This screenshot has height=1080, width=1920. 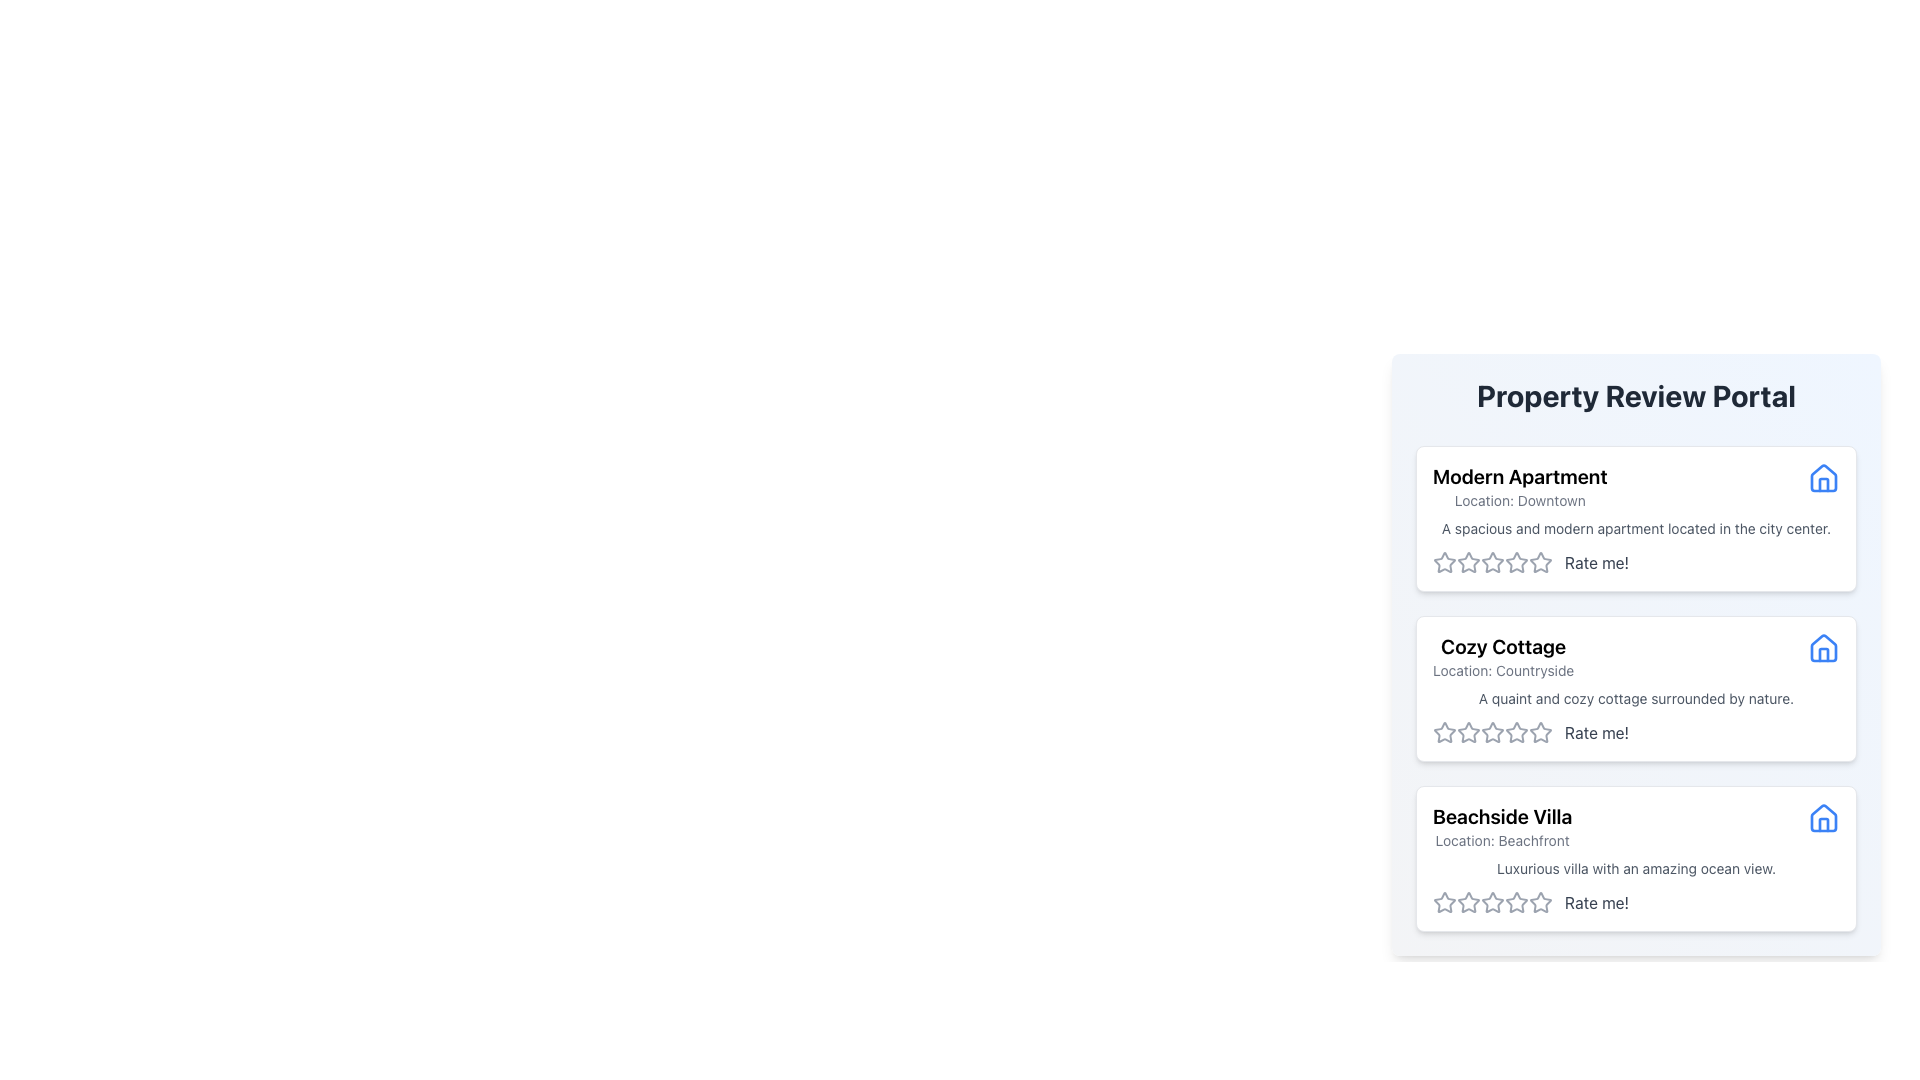 I want to click on the minimalist house icon located to the right of the 'Beachside Villa' text in the third list item, so click(x=1824, y=817).